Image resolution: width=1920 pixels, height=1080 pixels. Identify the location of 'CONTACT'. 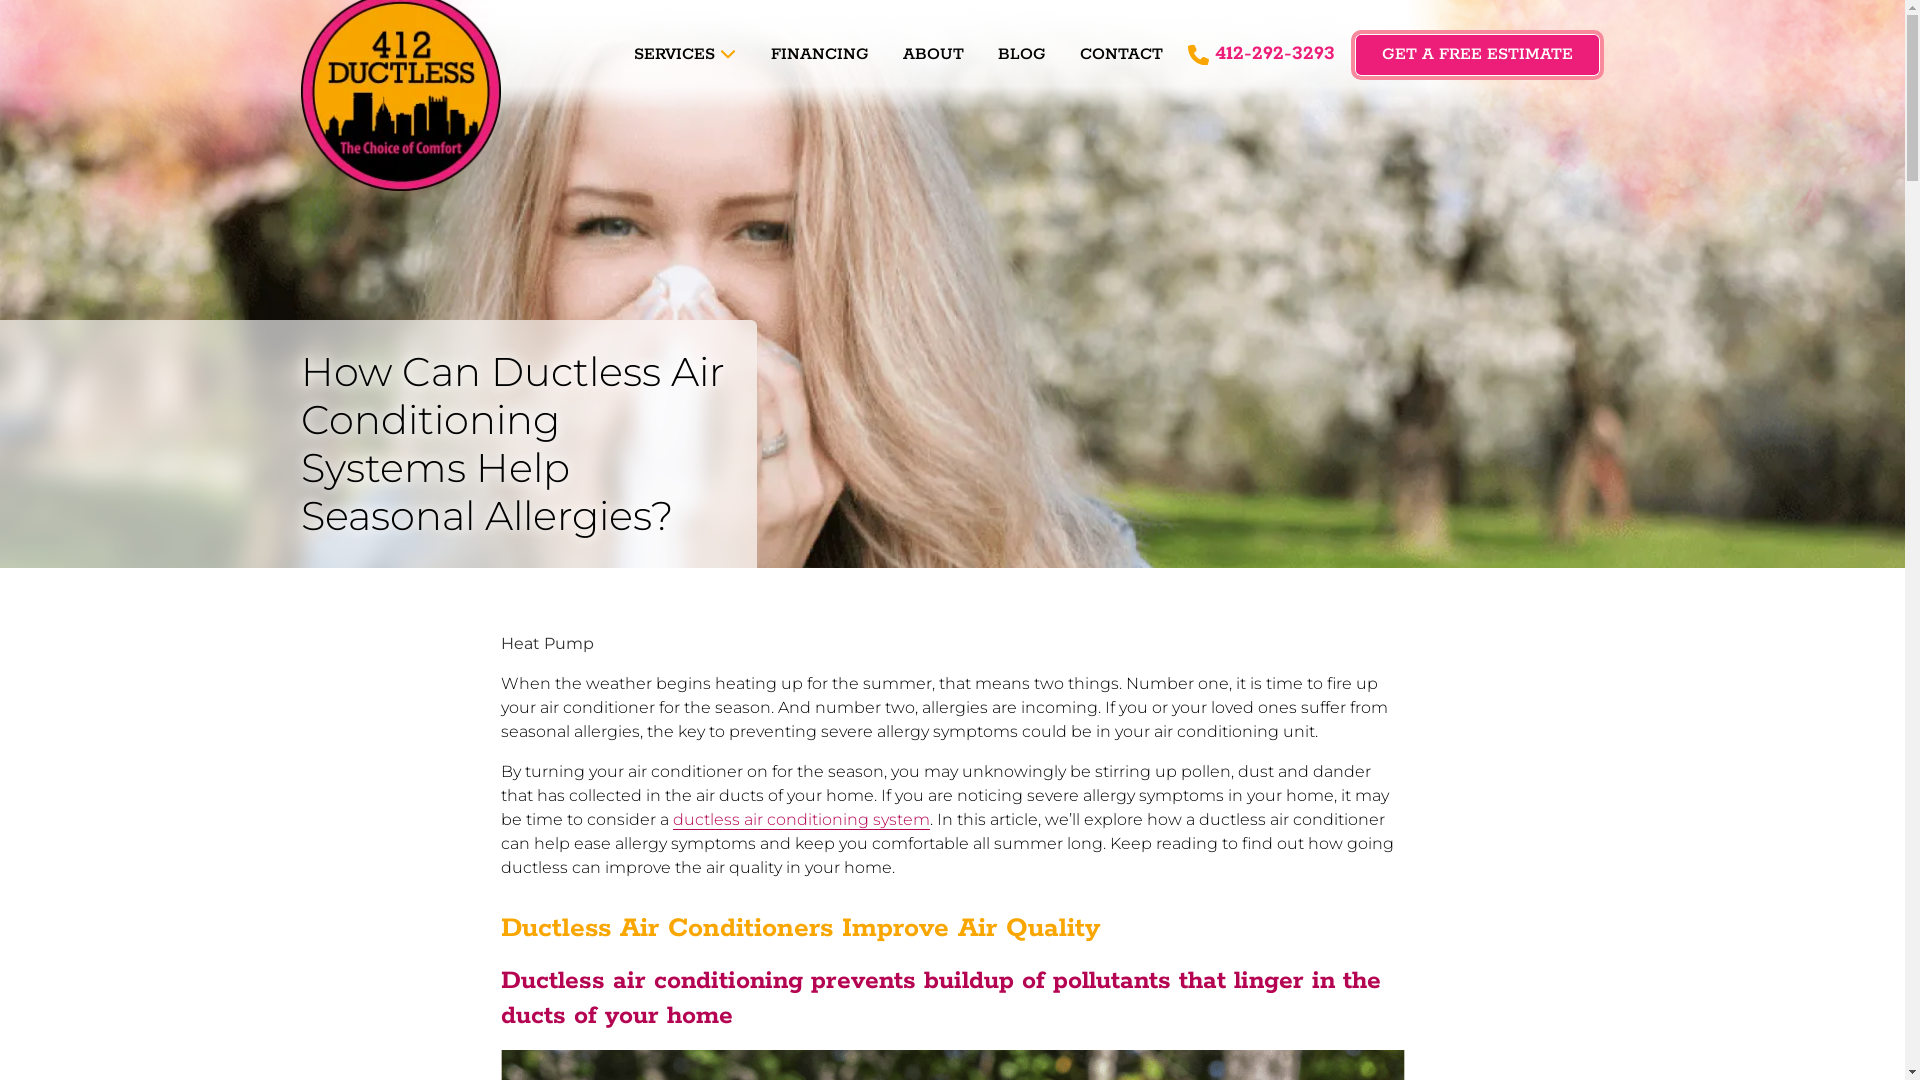
(1121, 54).